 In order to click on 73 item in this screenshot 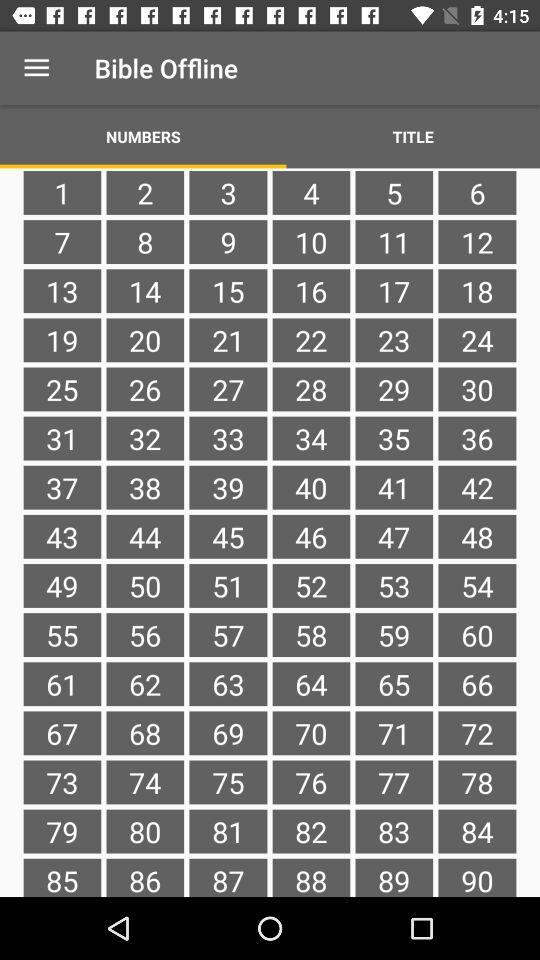, I will do `click(62, 782)`.